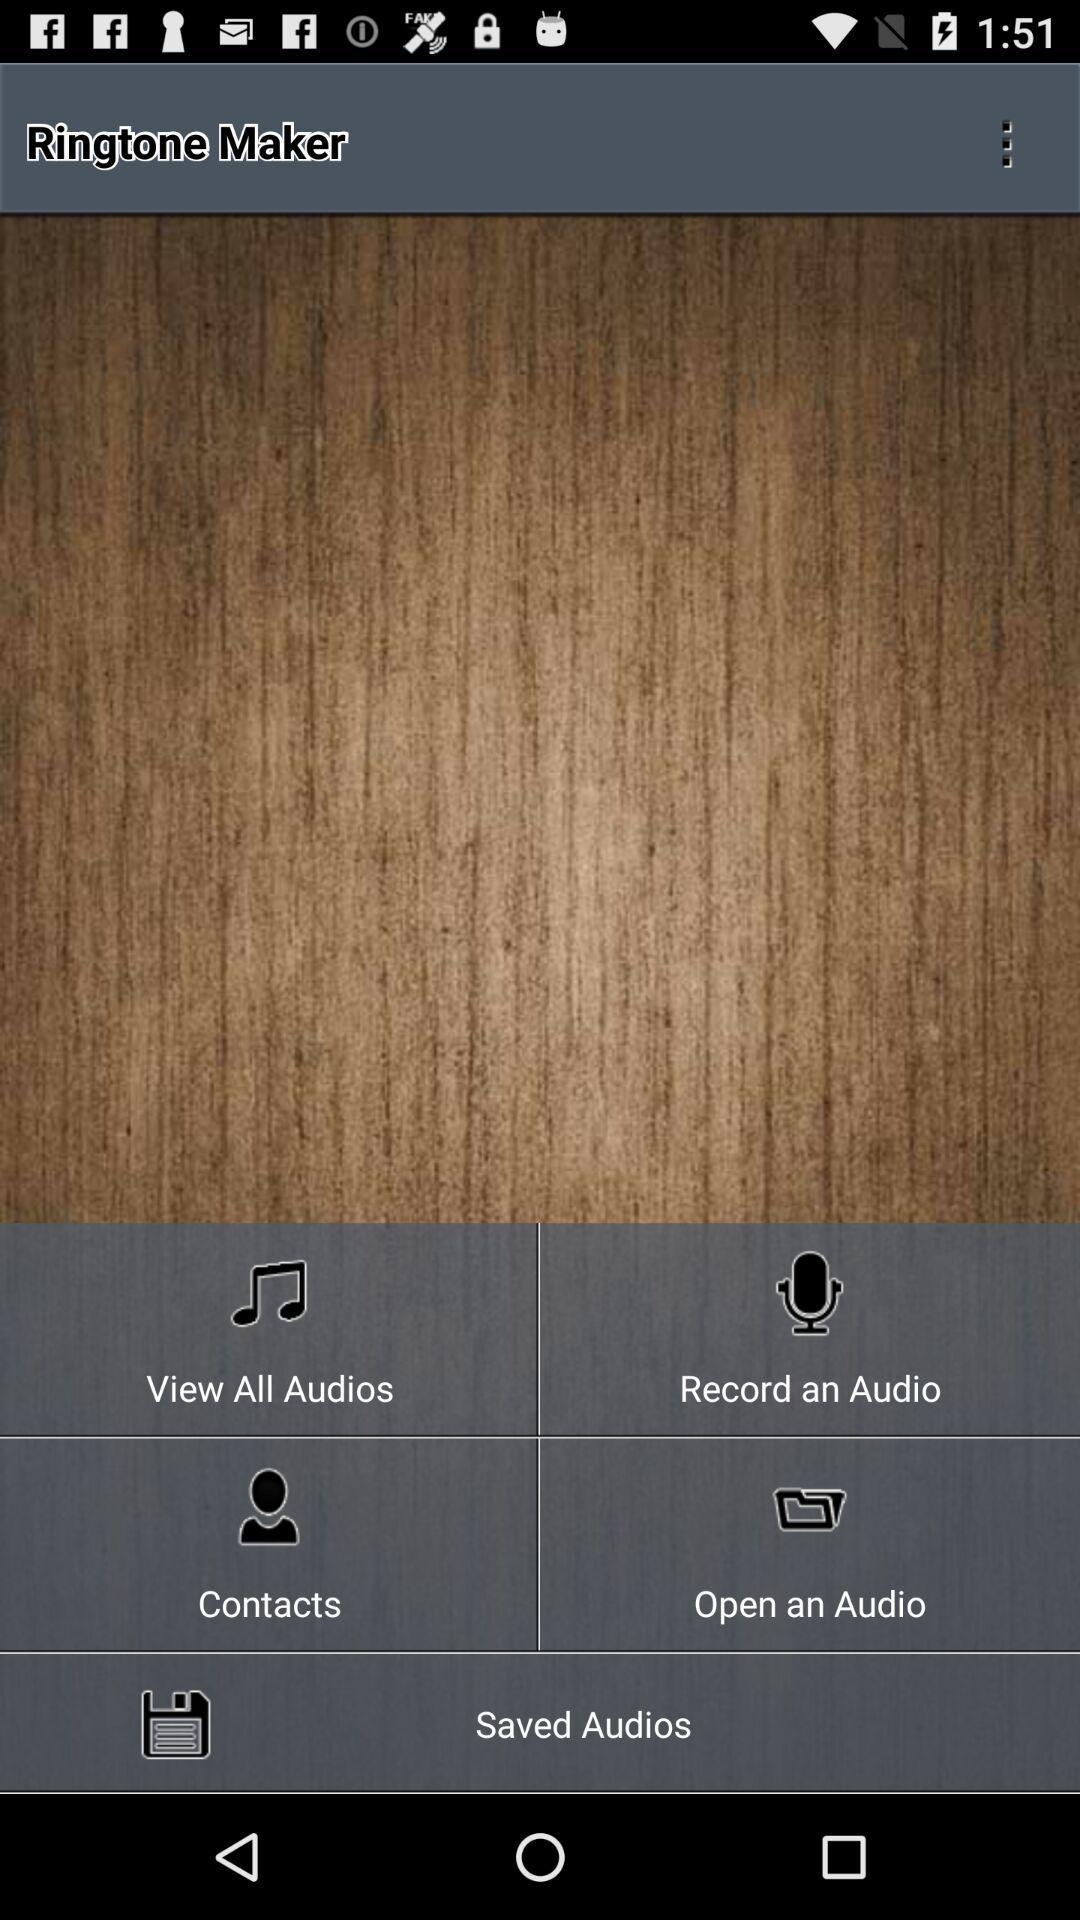 The width and height of the screenshot is (1080, 1920). What do you see at coordinates (270, 1330) in the screenshot?
I see `the view all audios` at bounding box center [270, 1330].